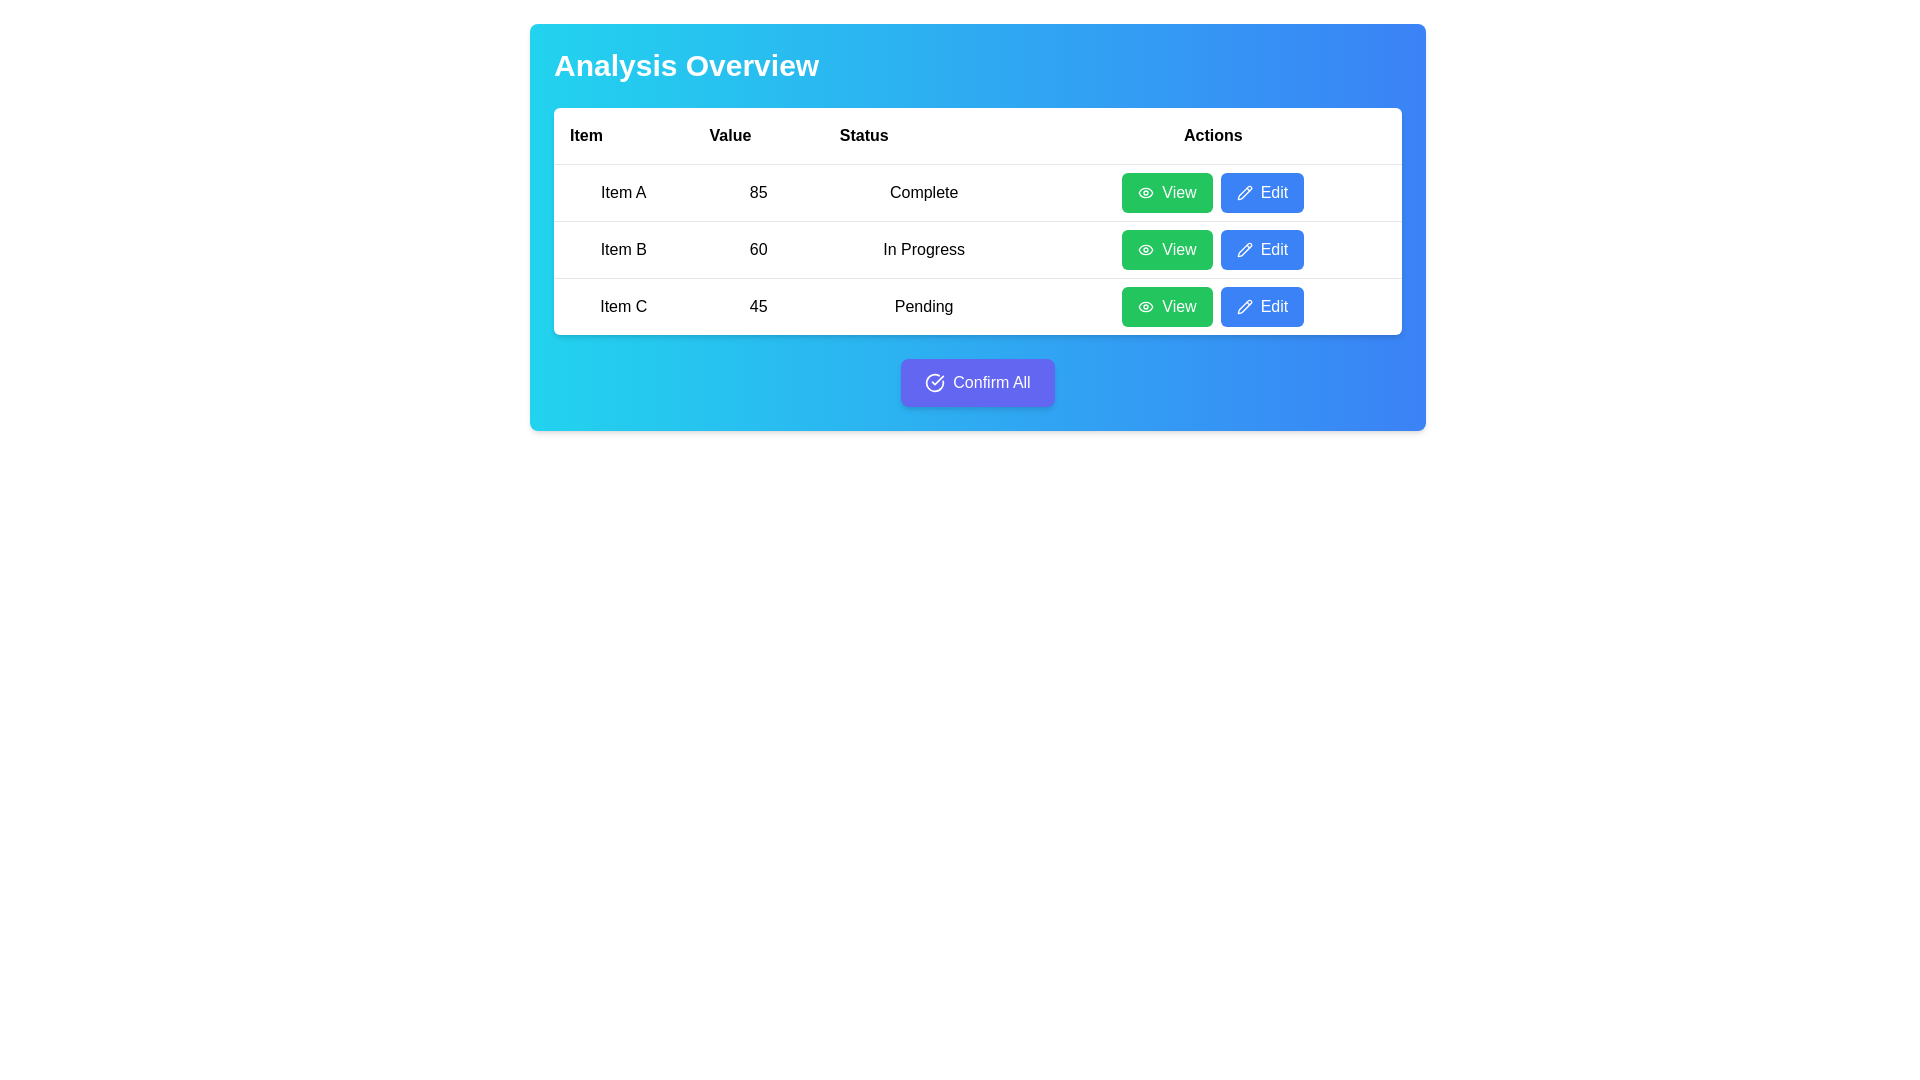 The width and height of the screenshot is (1920, 1080). What do you see at coordinates (923, 249) in the screenshot?
I see `the text element displaying 'In Progress' located in the 'Status' column of the second row of the table, which is between '60' in the 'Value' column and the 'View' button in the 'Actions' column` at bounding box center [923, 249].